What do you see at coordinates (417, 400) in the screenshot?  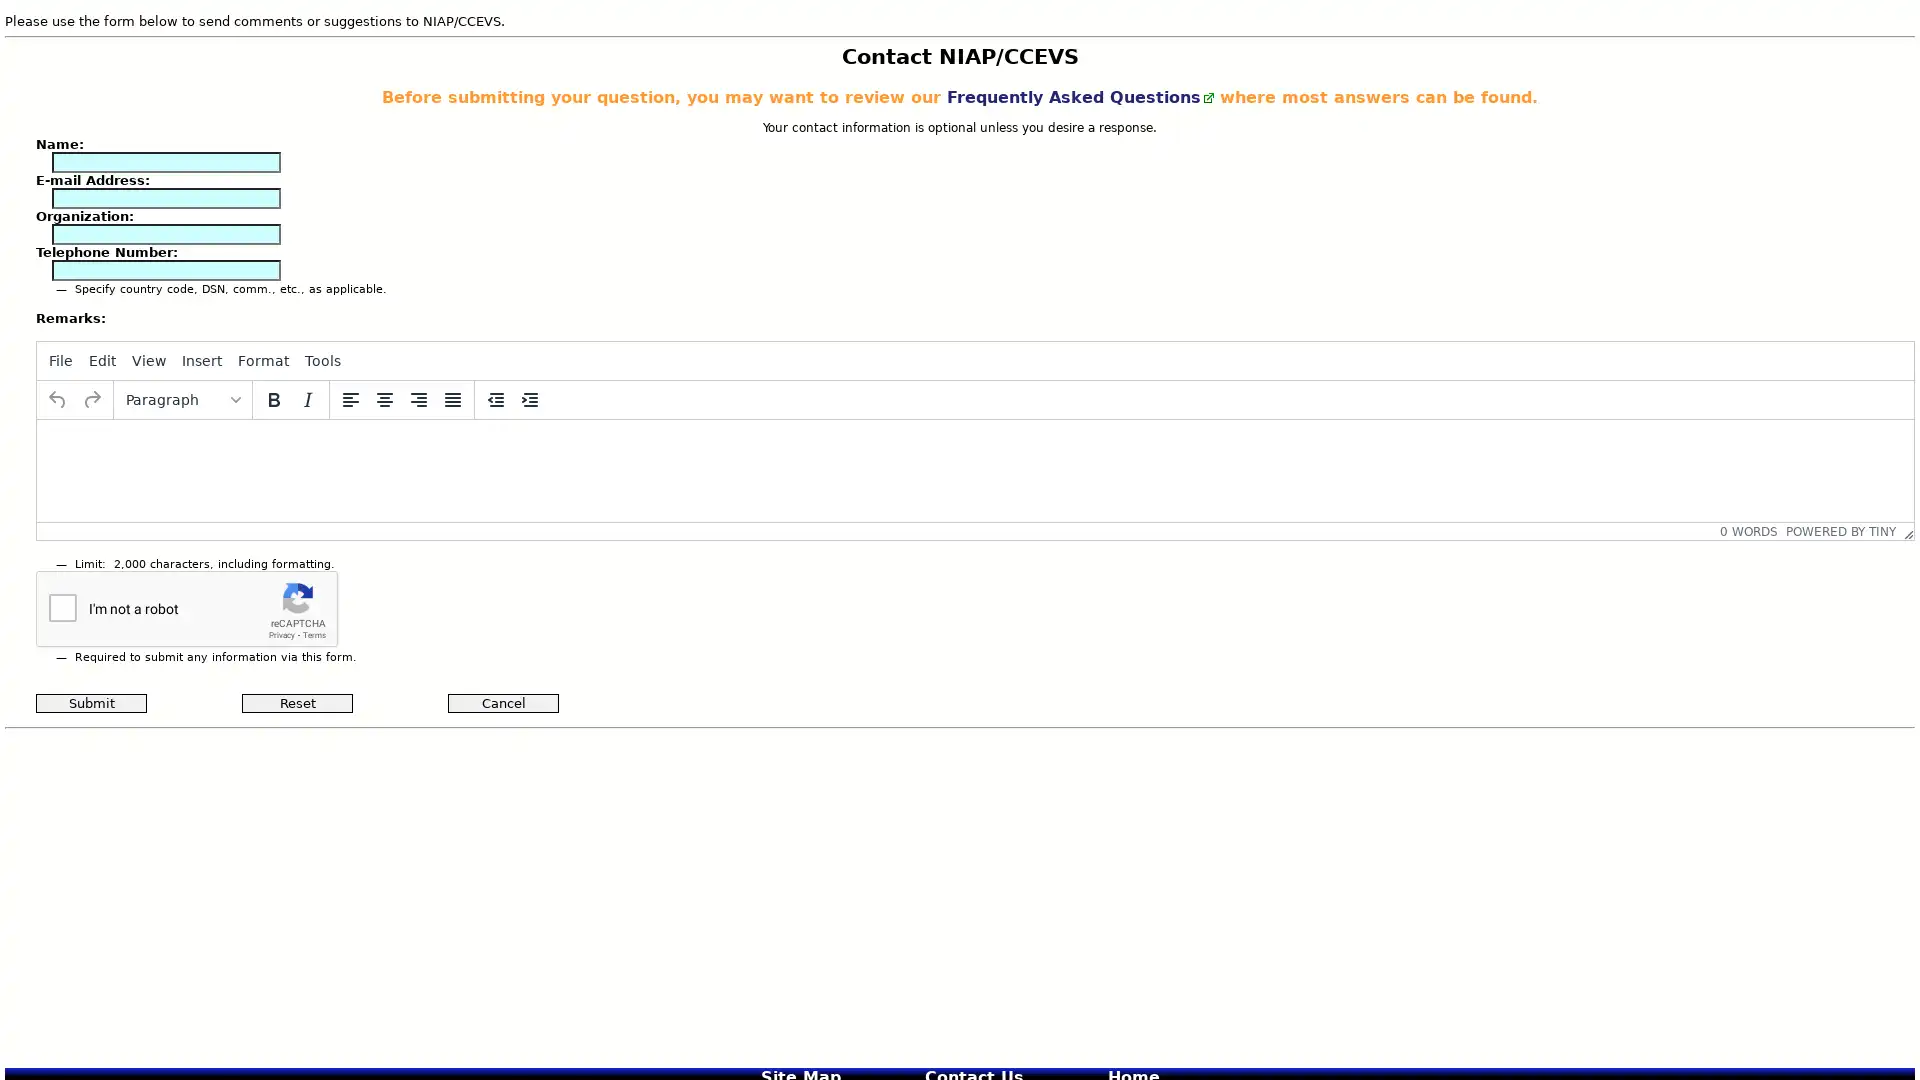 I see `Align right` at bounding box center [417, 400].